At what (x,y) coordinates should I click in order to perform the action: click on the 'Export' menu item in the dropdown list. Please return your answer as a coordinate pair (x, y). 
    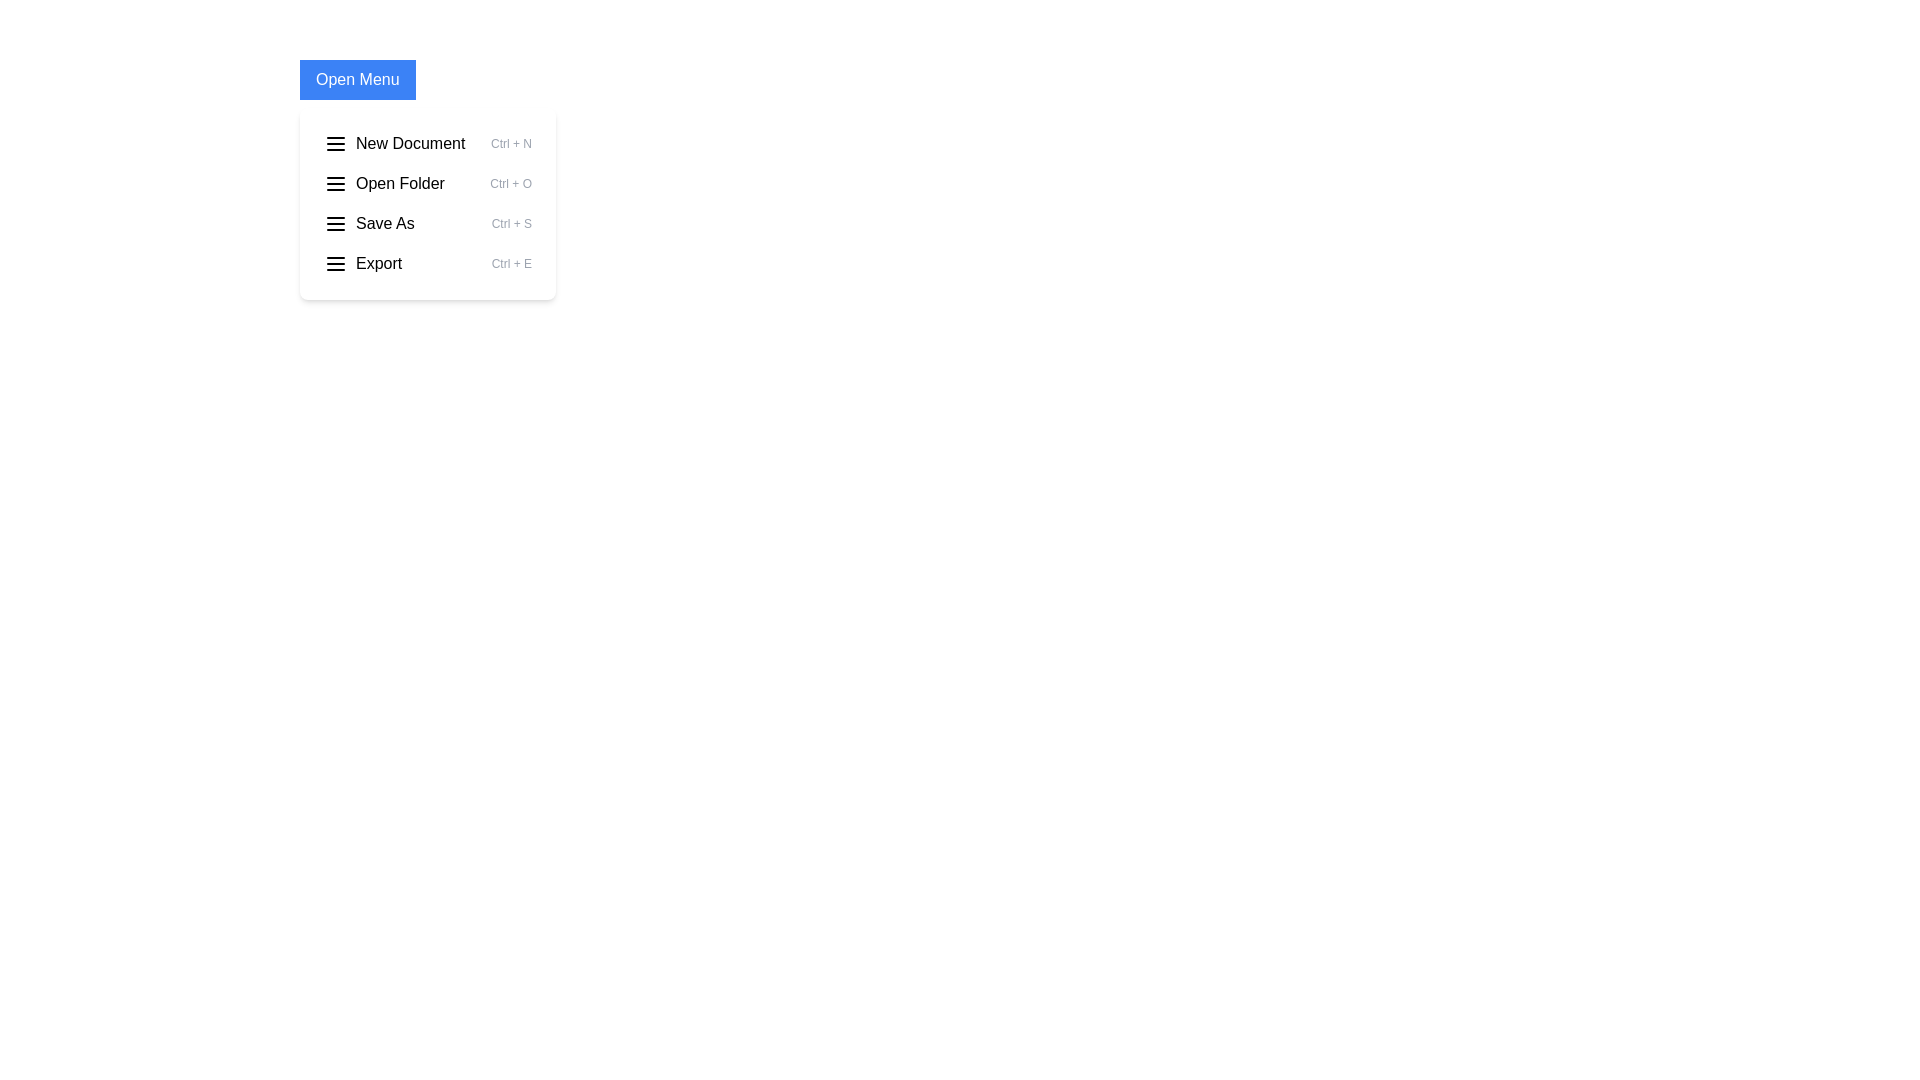
    Looking at the image, I should click on (426, 262).